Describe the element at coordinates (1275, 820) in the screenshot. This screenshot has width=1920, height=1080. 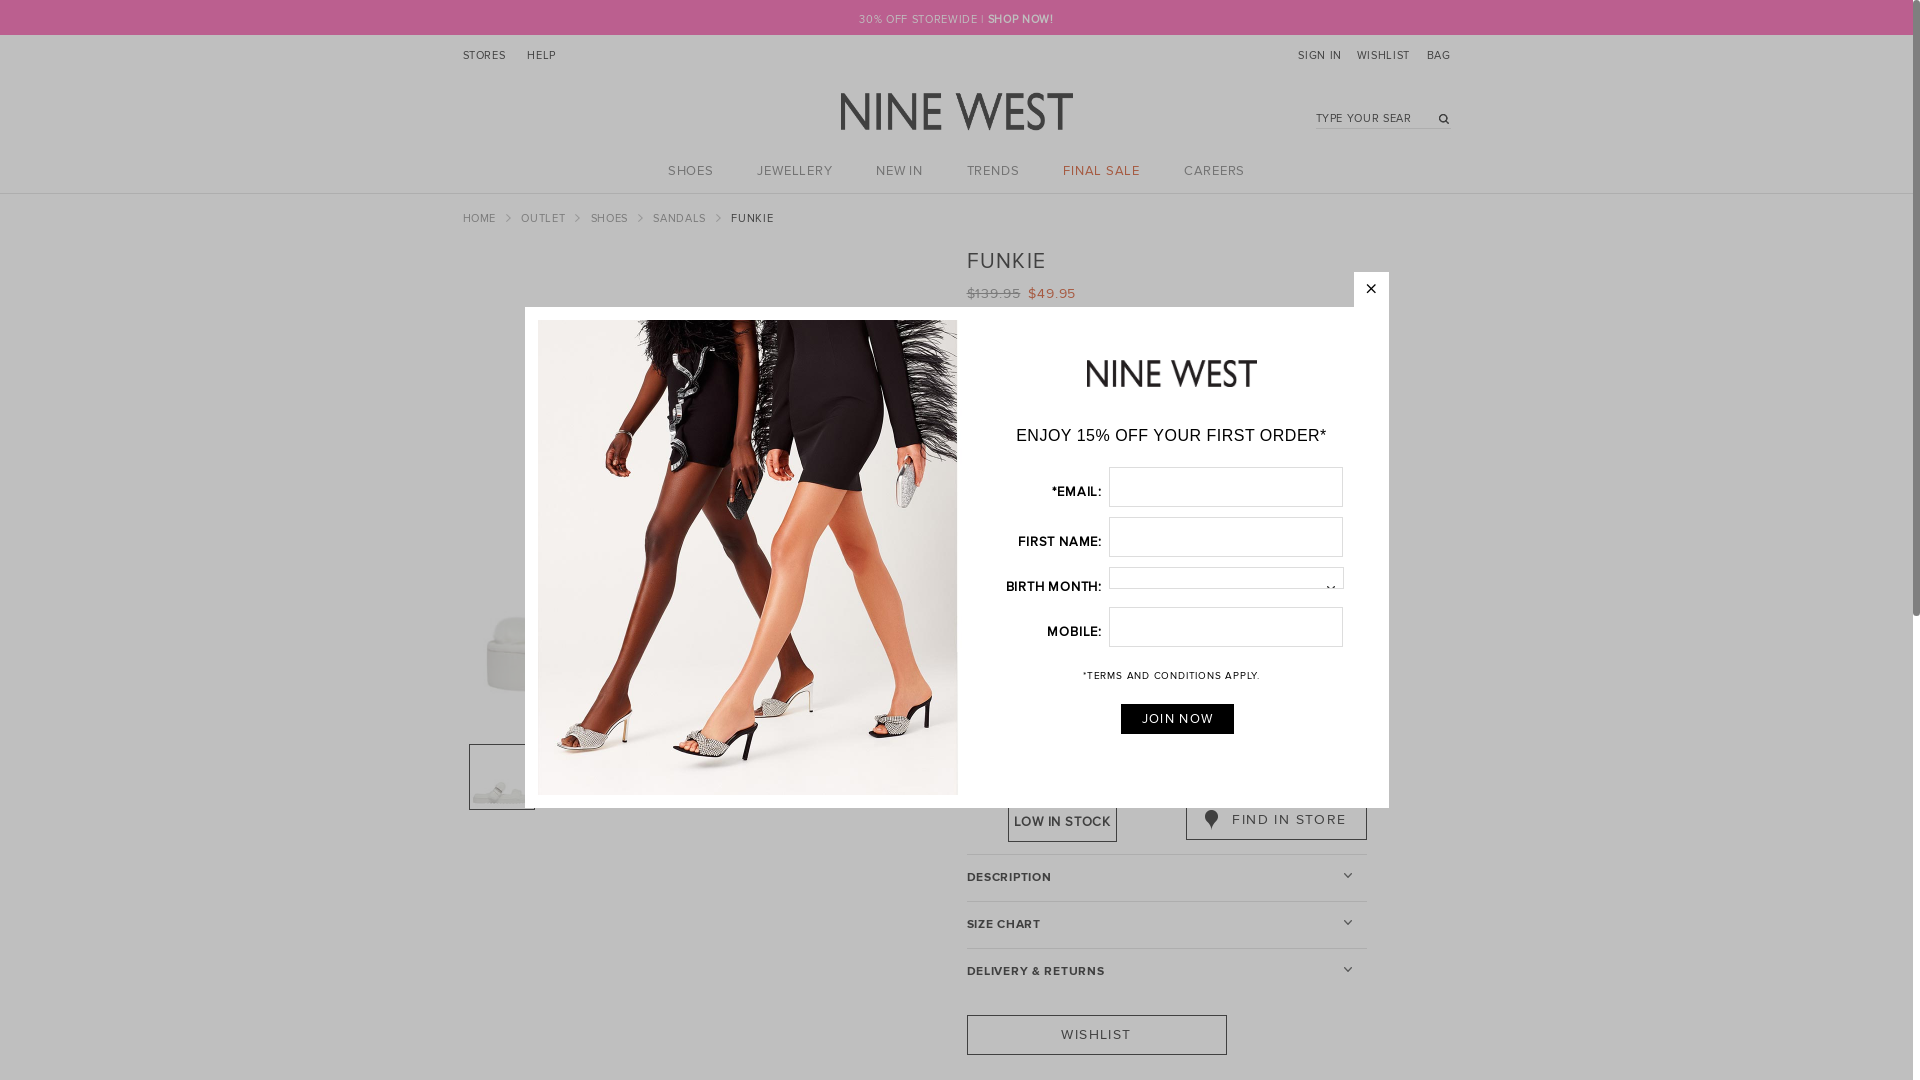
I see `'FIND IN STORE'` at that location.